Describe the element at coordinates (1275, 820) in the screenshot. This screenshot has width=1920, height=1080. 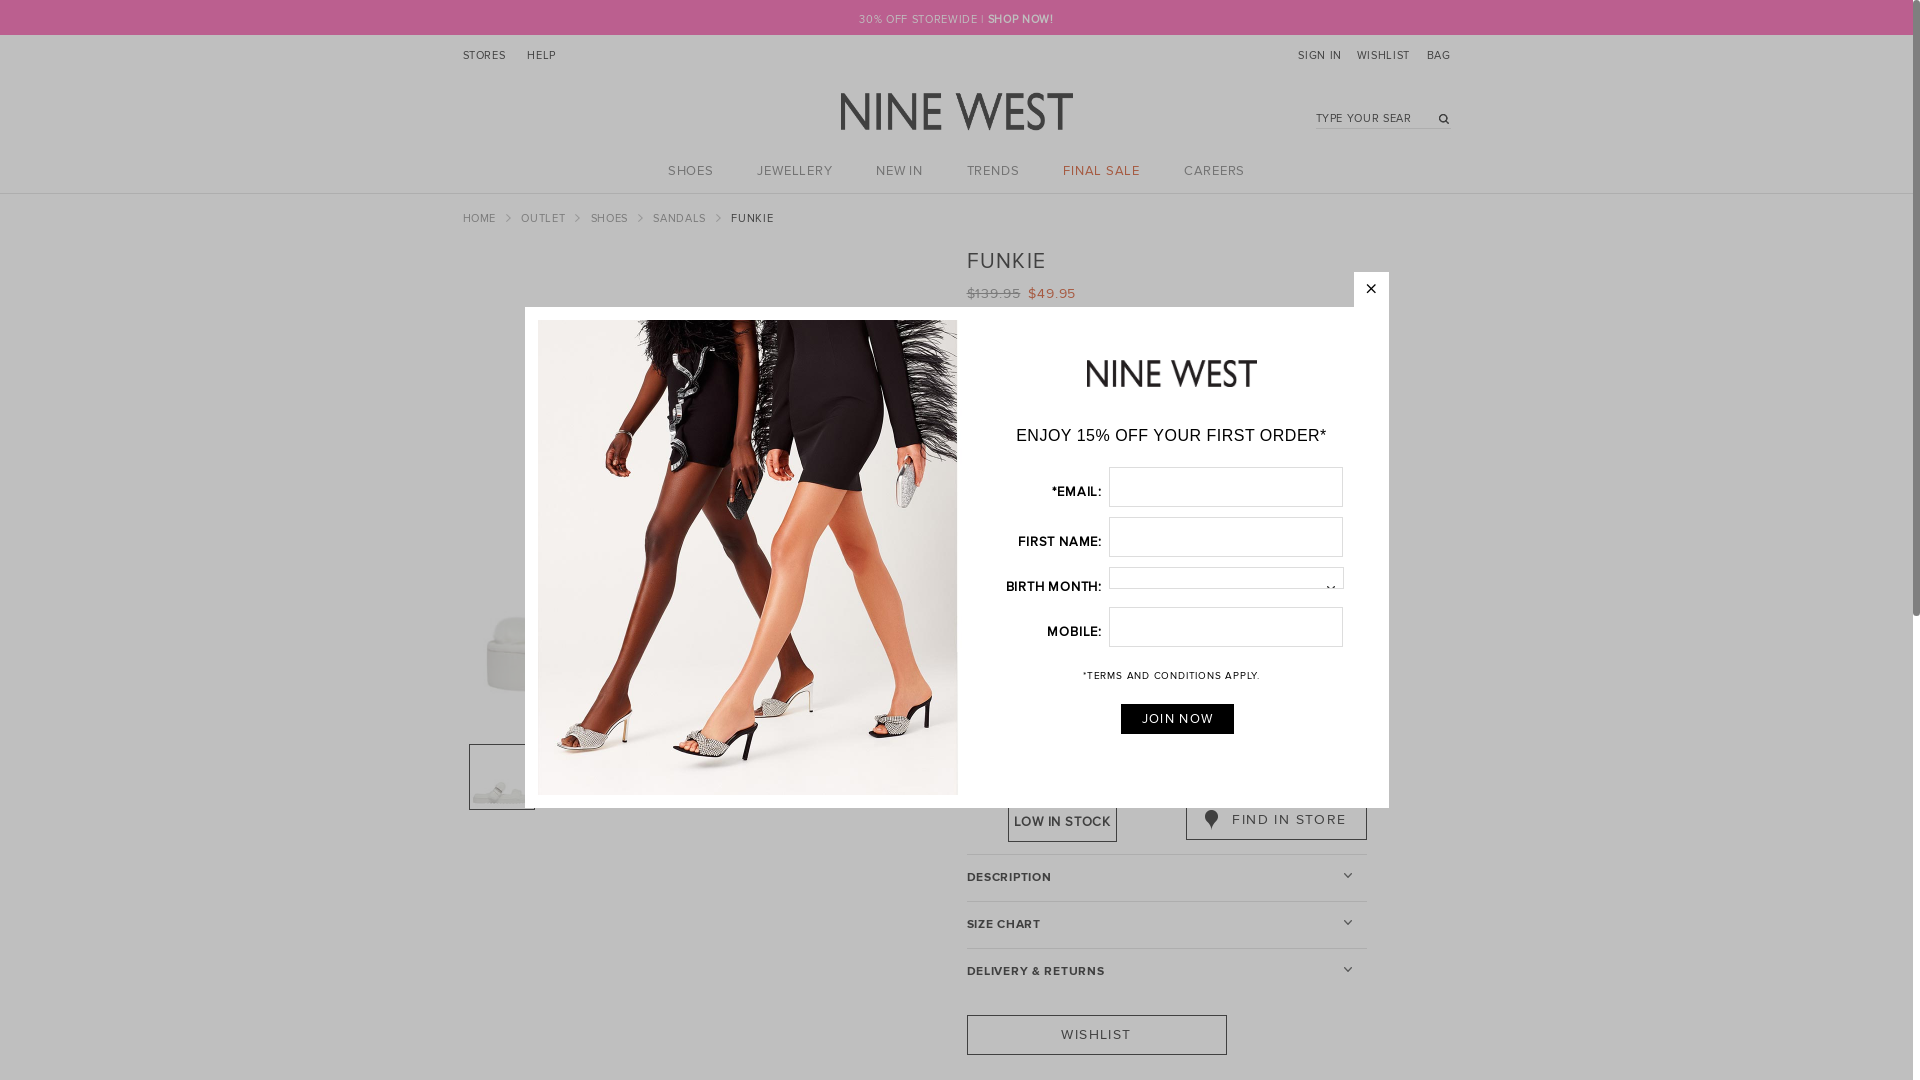
I see `'FIND IN STORE'` at that location.